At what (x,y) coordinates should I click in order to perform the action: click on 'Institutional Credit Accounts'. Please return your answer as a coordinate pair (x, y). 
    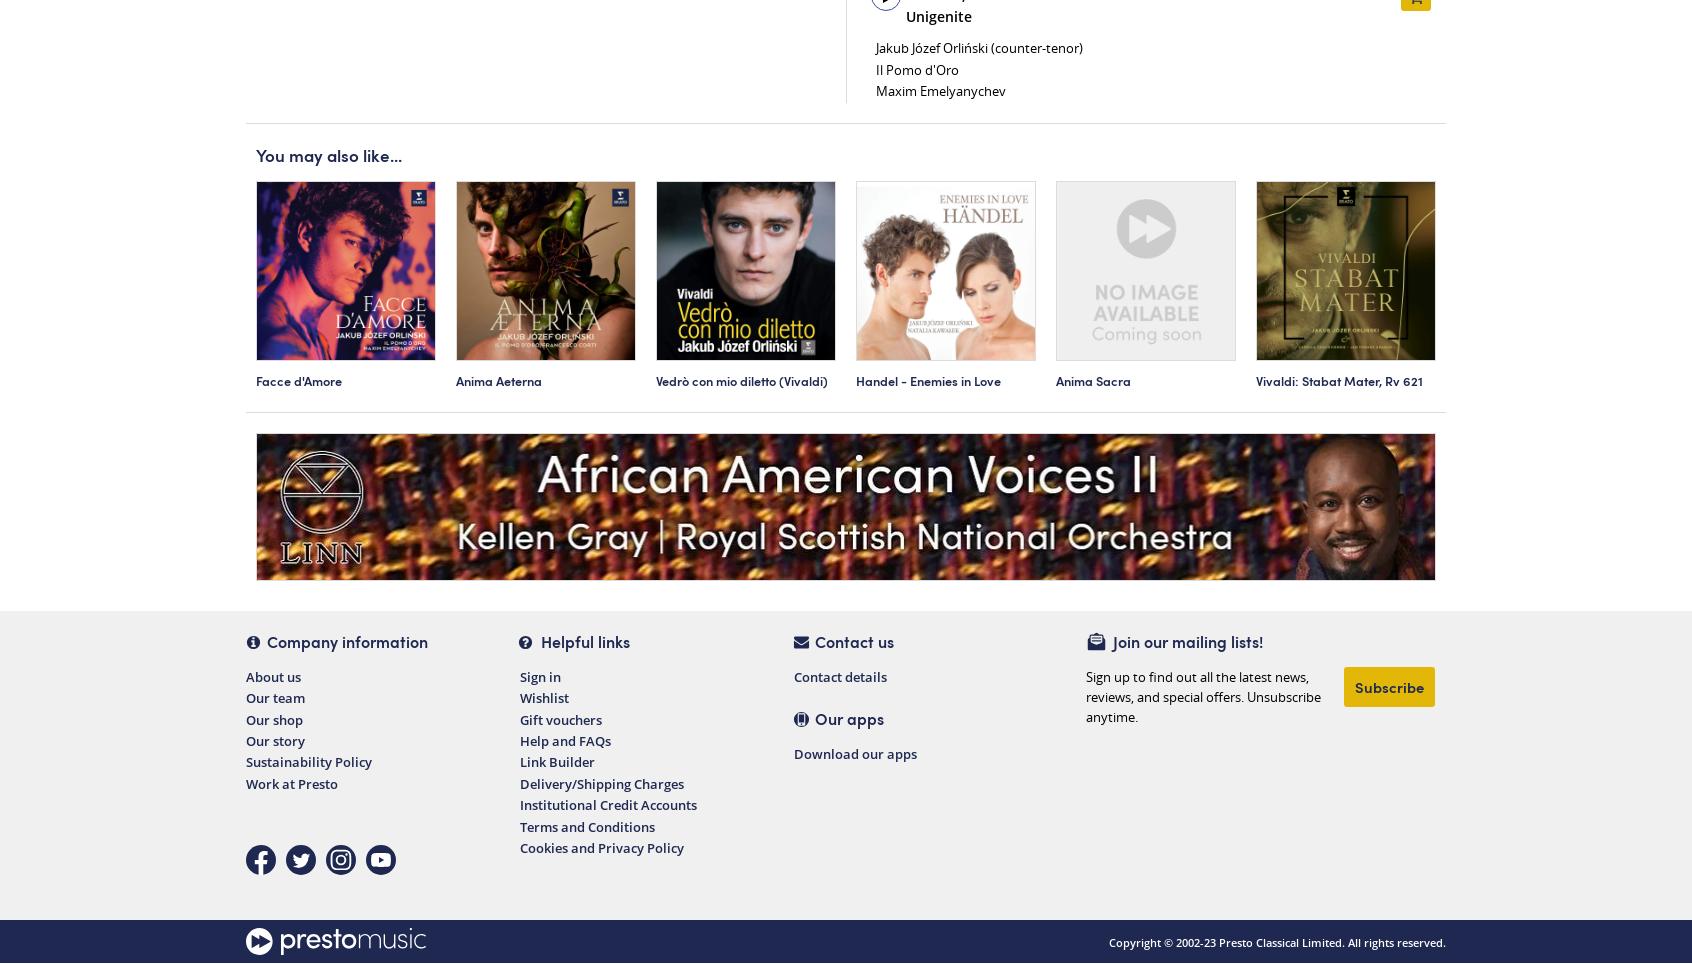
    Looking at the image, I should click on (606, 804).